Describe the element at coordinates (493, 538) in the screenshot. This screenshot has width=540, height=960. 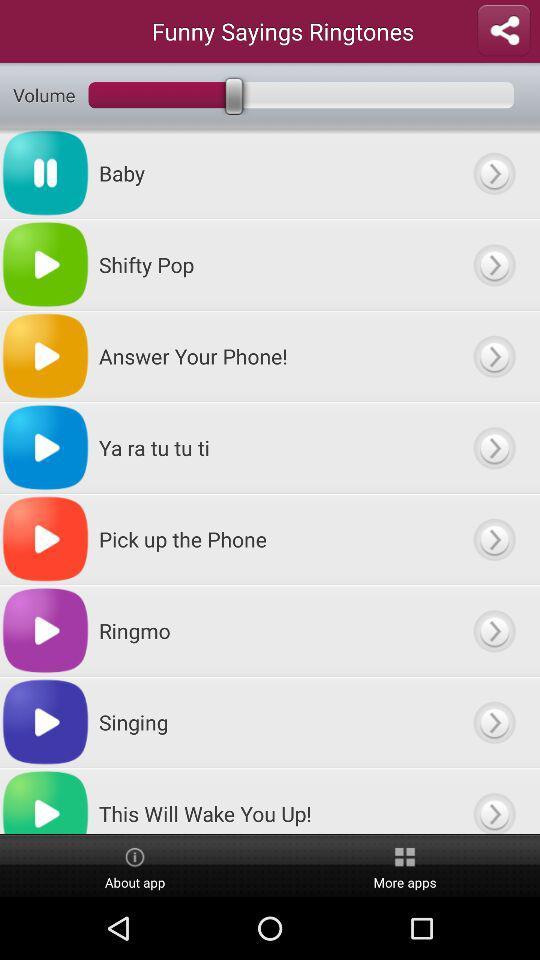
I see `button` at that location.